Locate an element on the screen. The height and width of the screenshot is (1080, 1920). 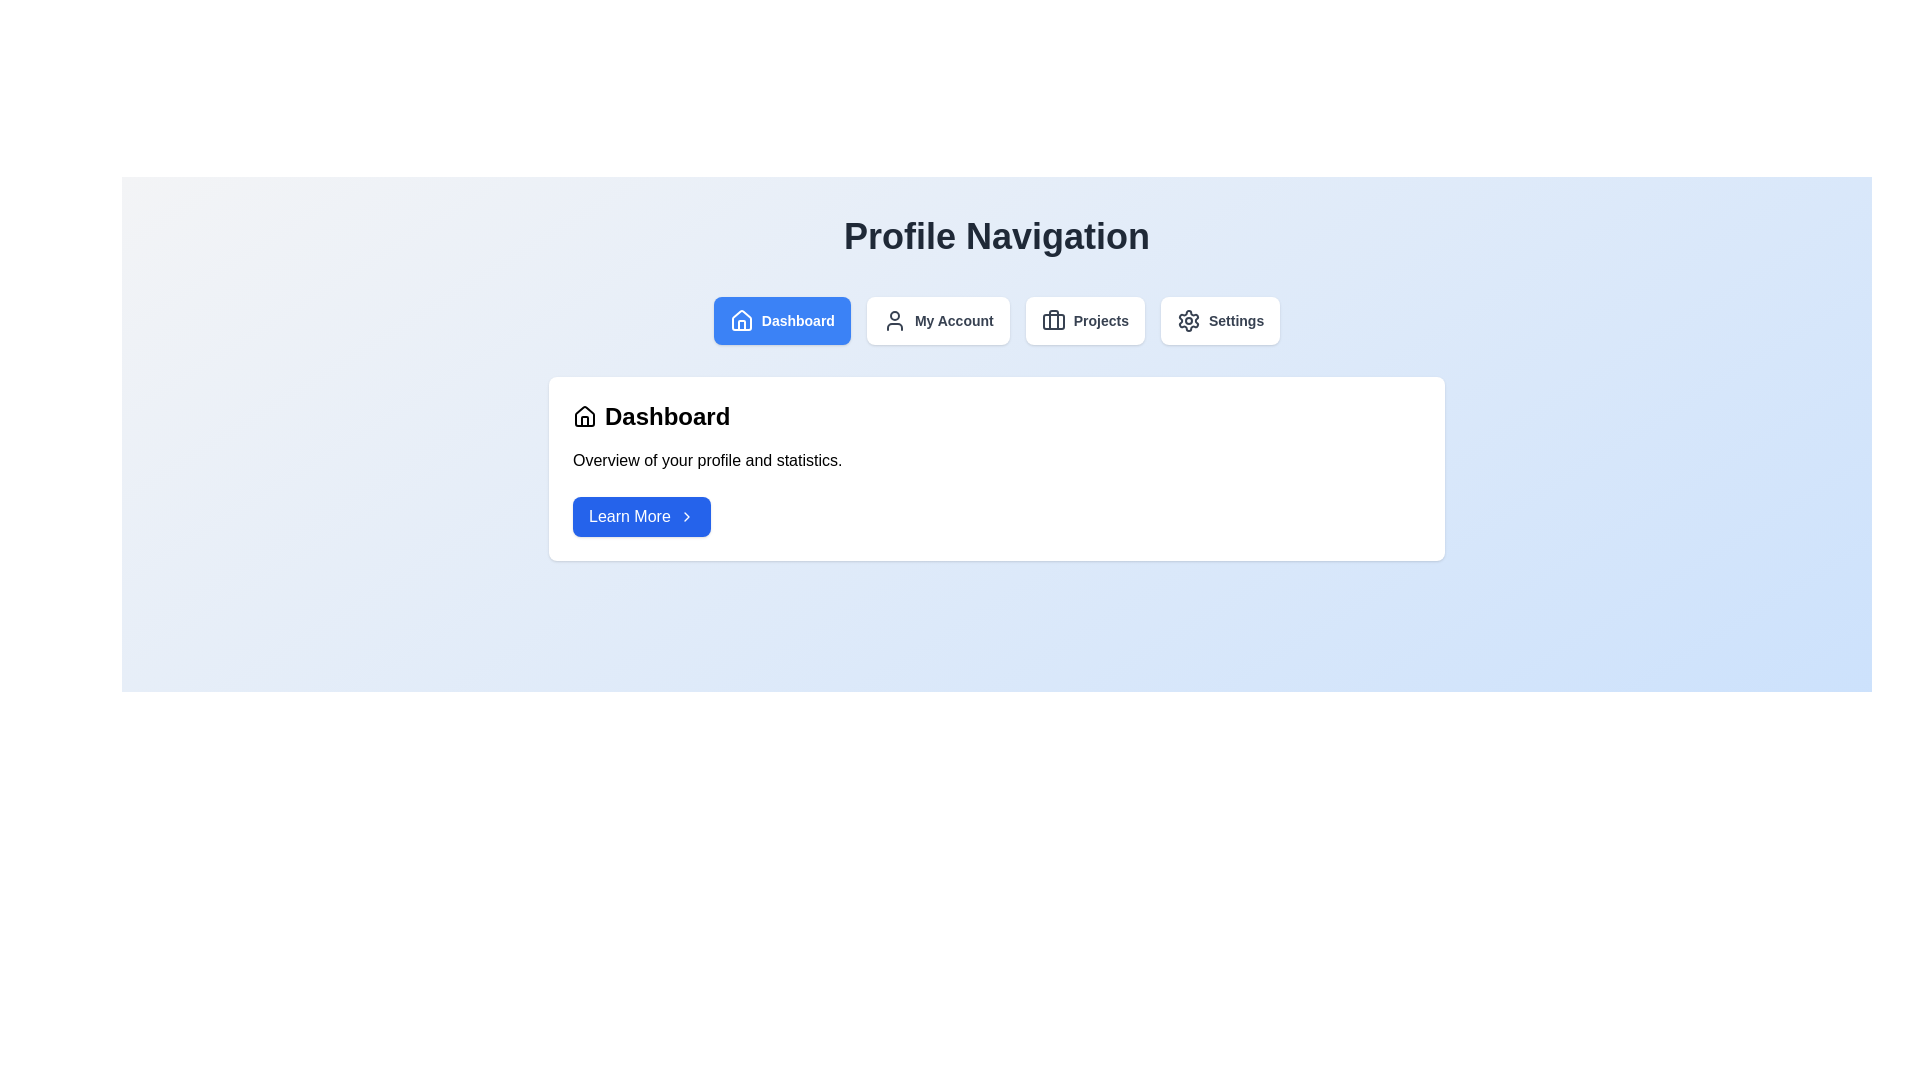
the gear icon located within the 'Settings' button, which is the fourth button in the navigation bar at the top of the interface is located at coordinates (1189, 319).